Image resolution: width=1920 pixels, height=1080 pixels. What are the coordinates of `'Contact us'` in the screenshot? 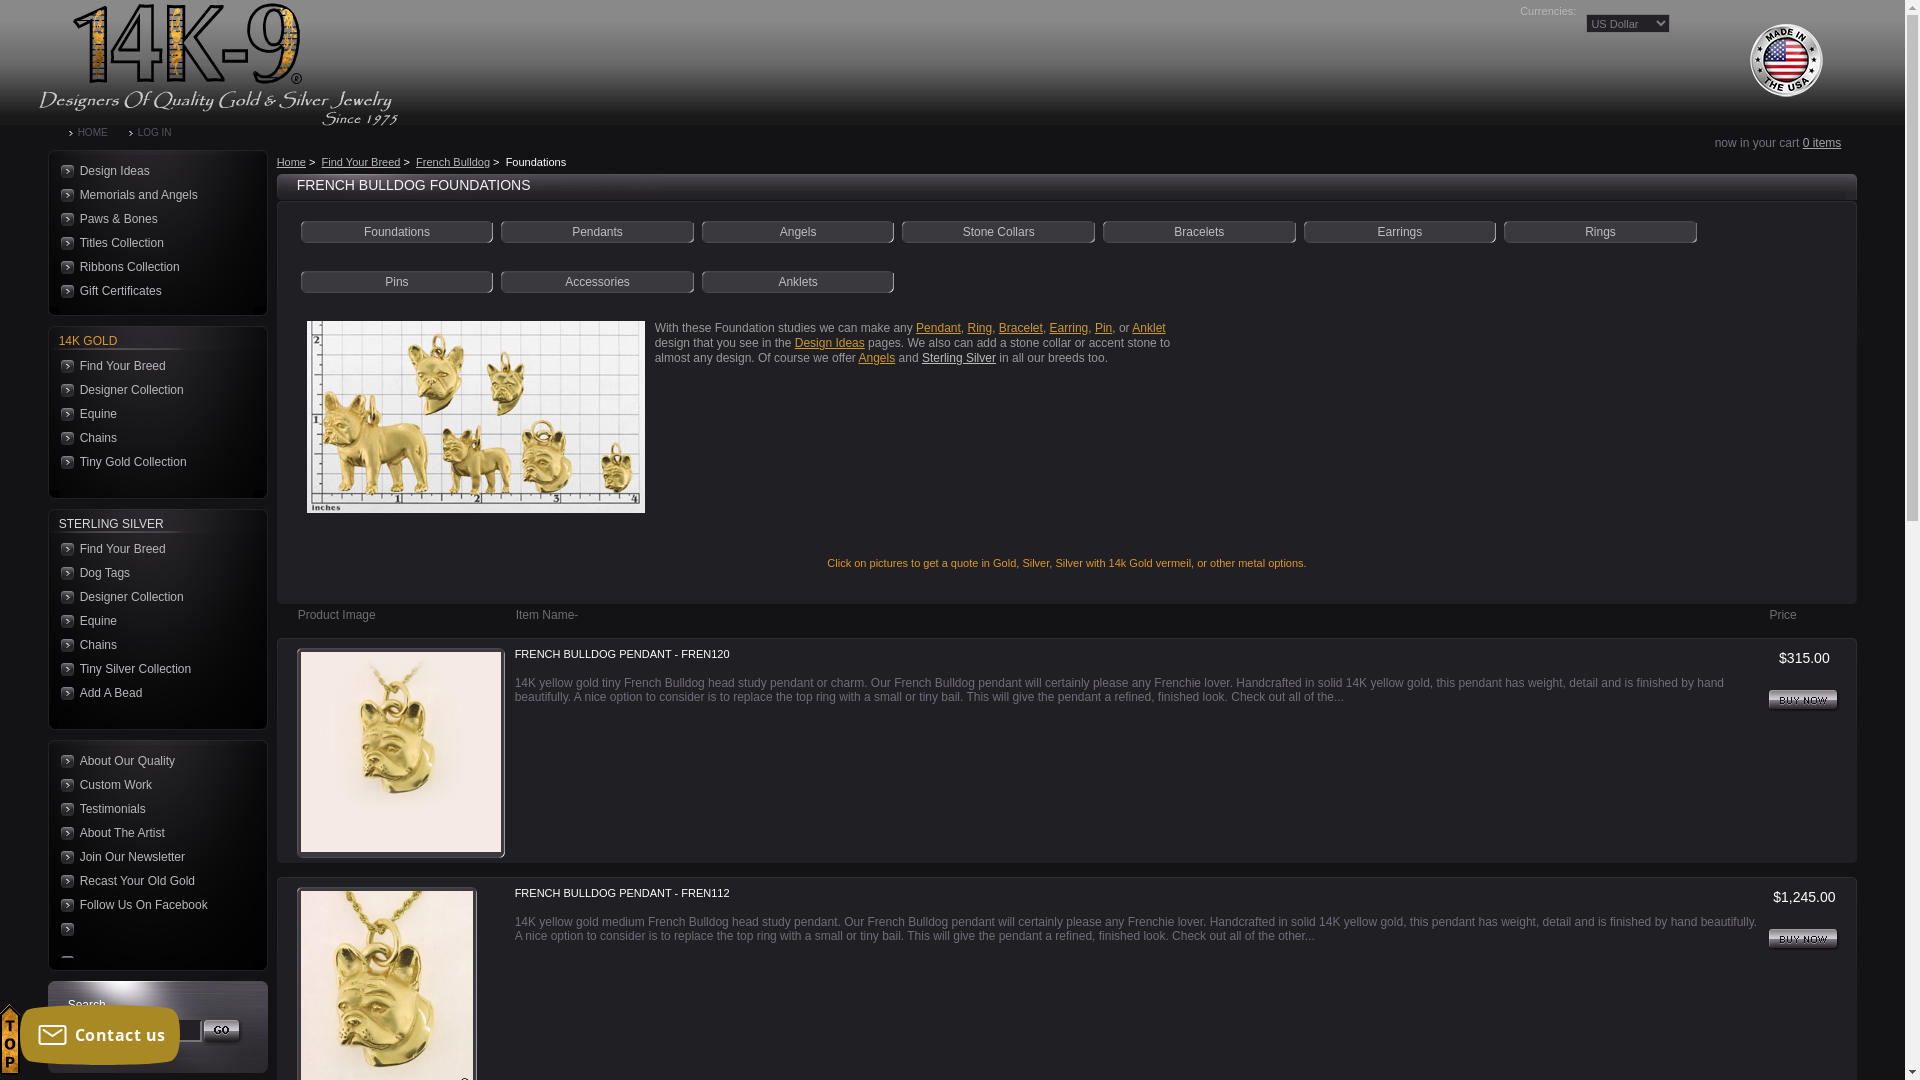 It's located at (99, 1034).